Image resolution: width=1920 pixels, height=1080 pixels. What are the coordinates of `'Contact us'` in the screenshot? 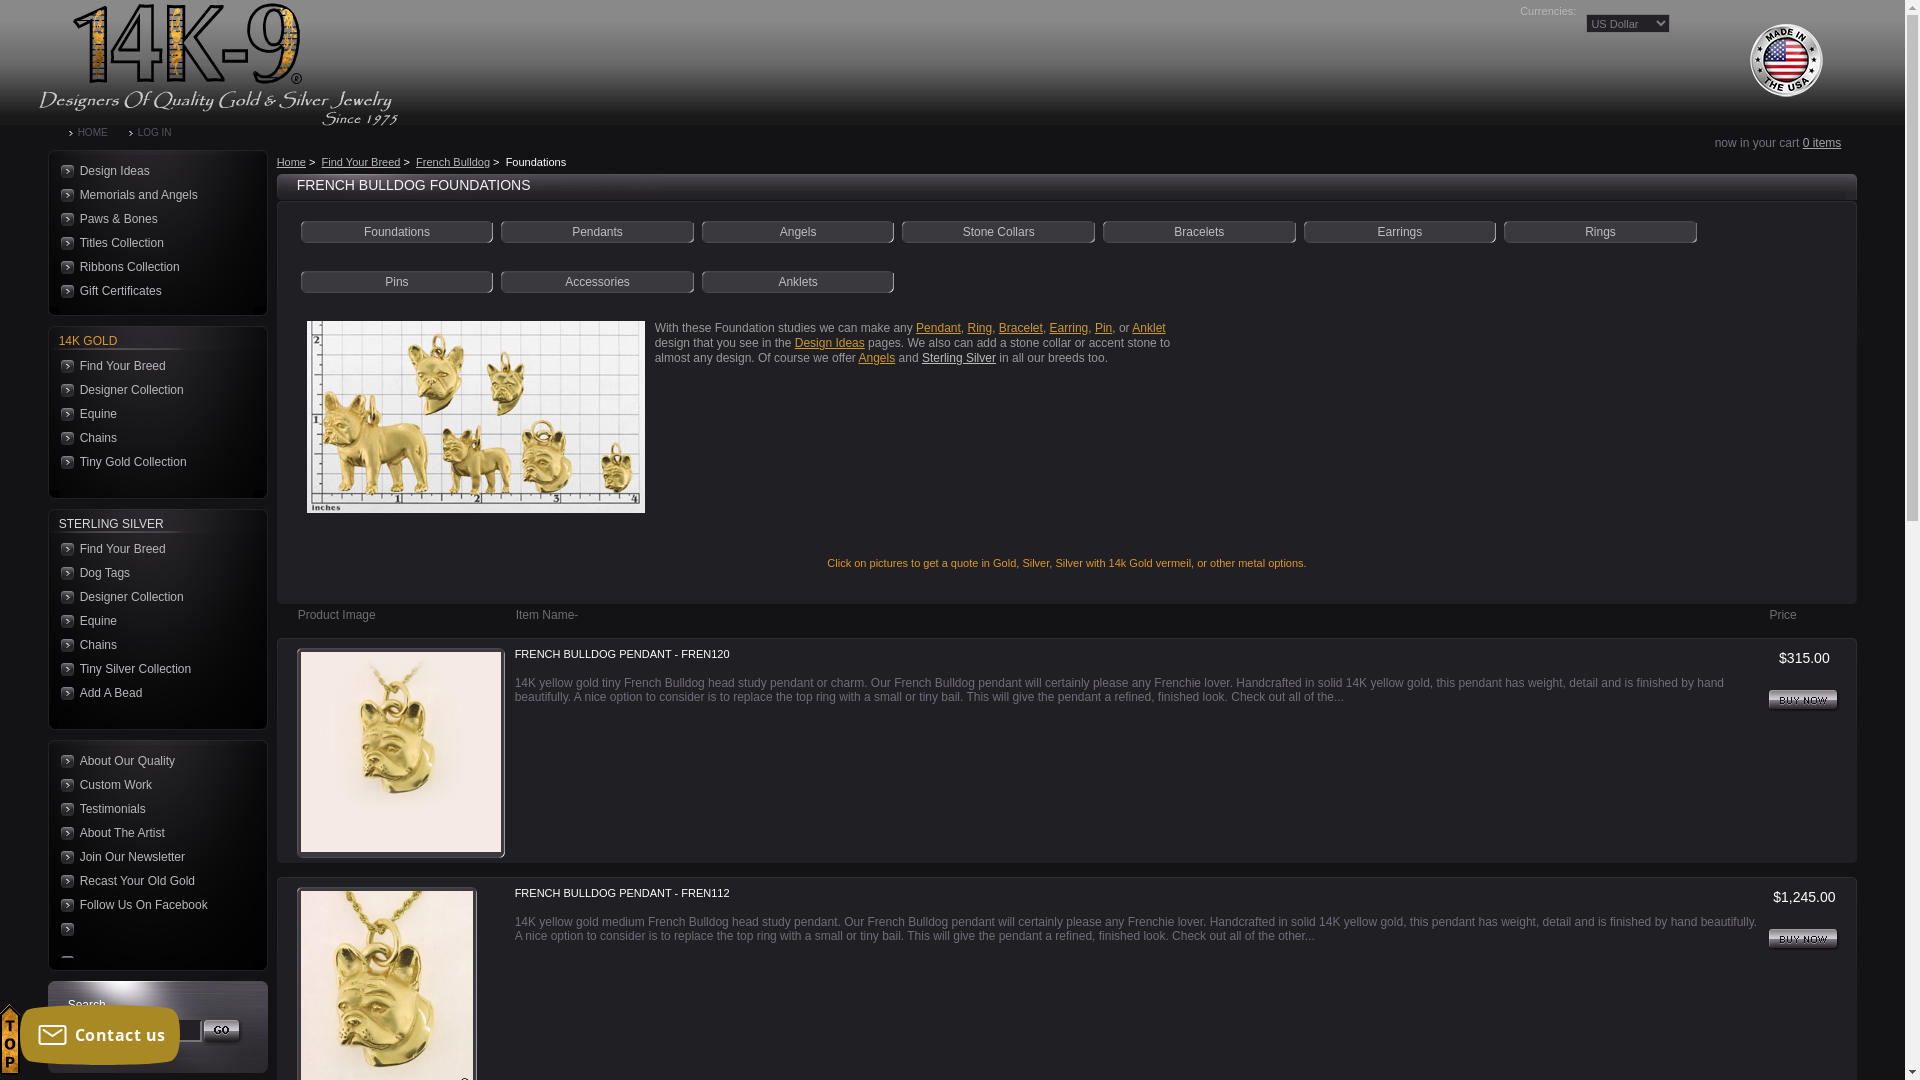 It's located at (99, 1034).